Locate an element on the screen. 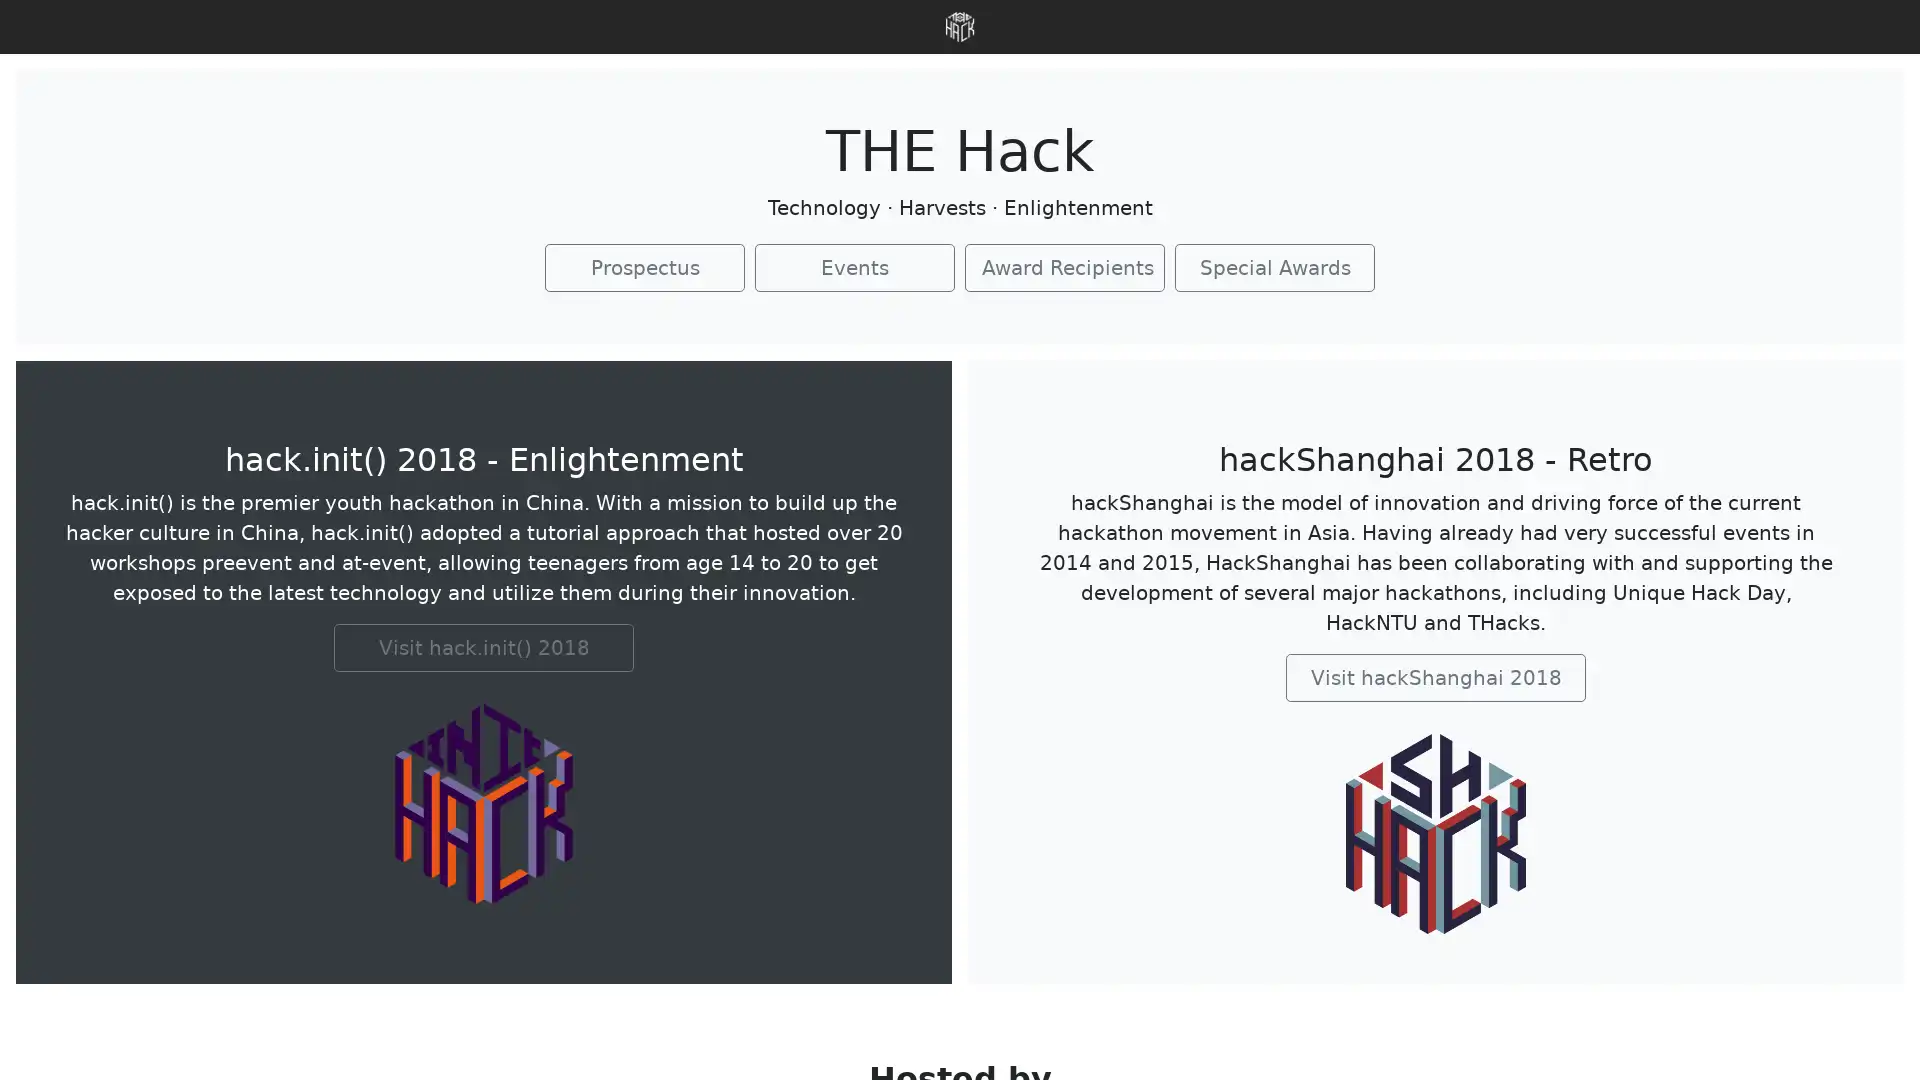 This screenshot has width=1920, height=1080. Prospectus is located at coordinates (644, 266).